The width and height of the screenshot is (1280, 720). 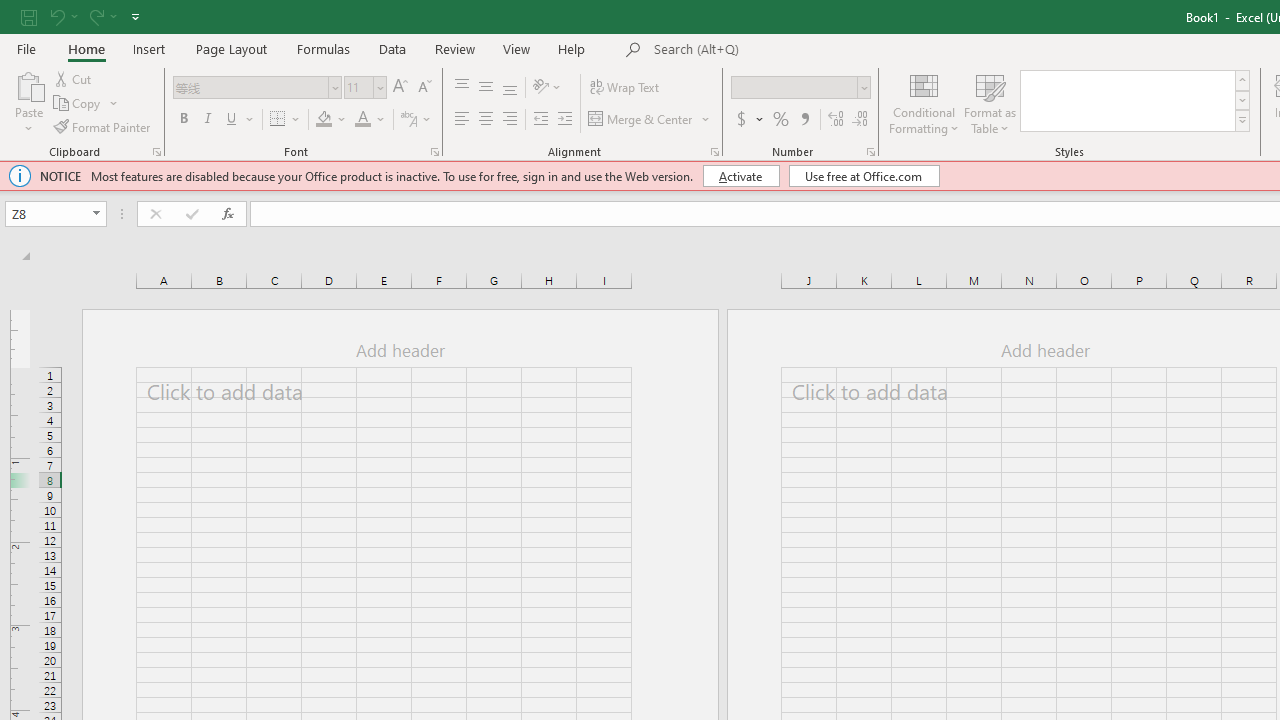 What do you see at coordinates (714, 150) in the screenshot?
I see `'Format Cell Alignment'` at bounding box center [714, 150].